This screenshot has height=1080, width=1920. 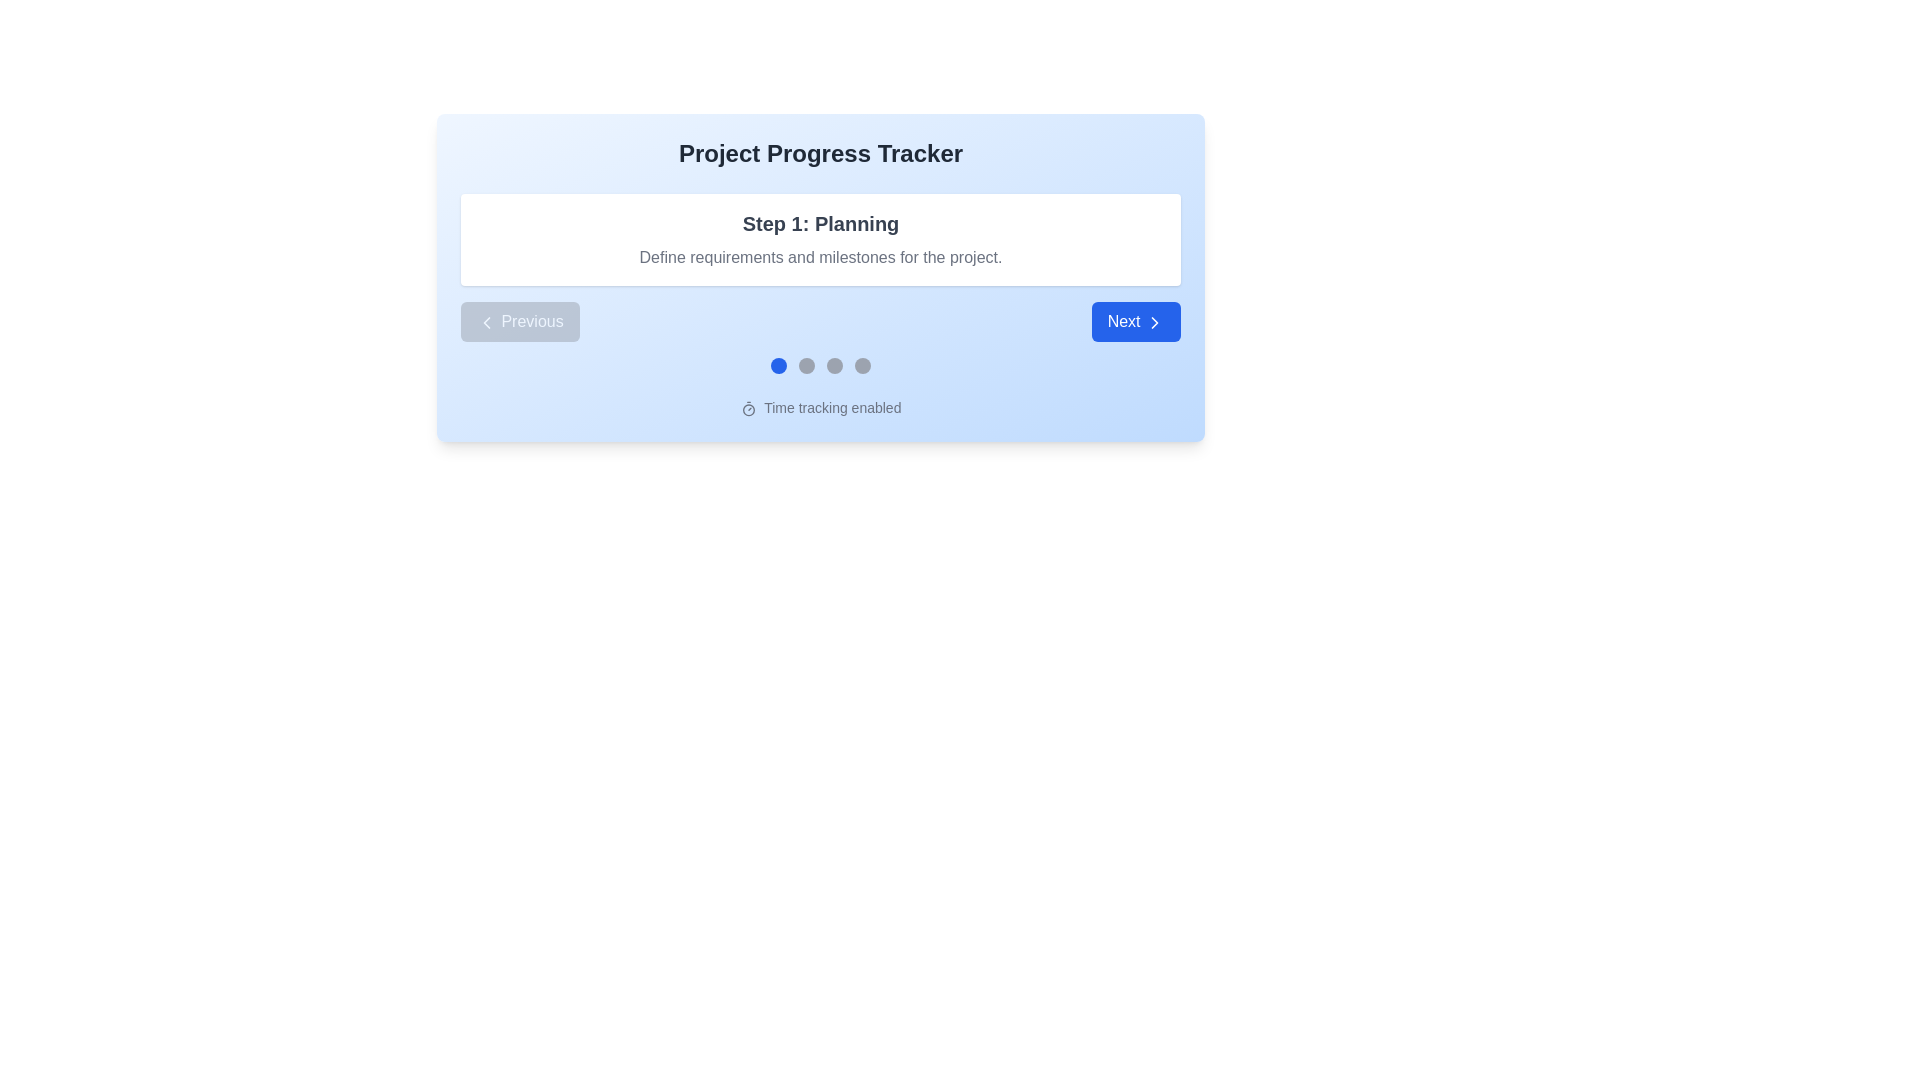 I want to click on the second gray circular progress indicator located centrally below the text 'Step 1: Planning', so click(x=806, y=366).